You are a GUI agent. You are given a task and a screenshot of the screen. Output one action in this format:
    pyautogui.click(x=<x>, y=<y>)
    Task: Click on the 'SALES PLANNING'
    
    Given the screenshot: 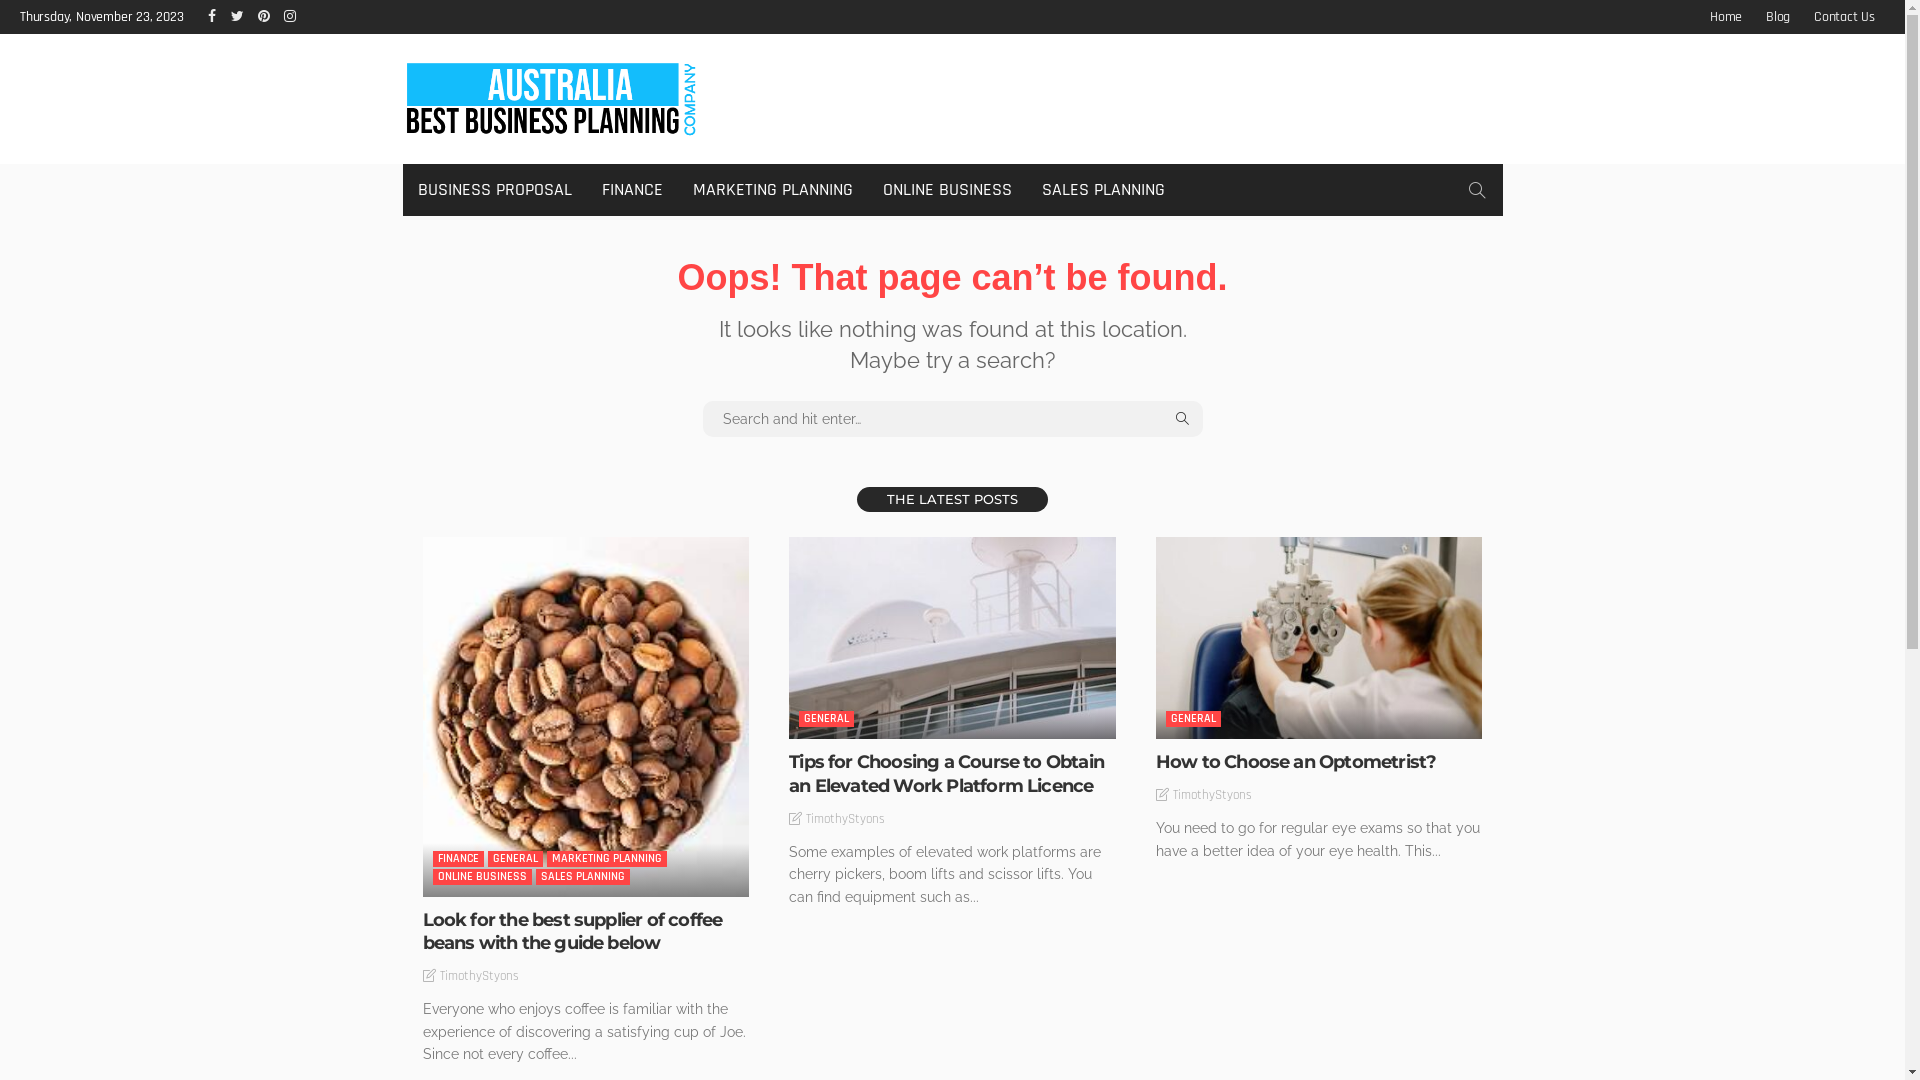 What is the action you would take?
    pyautogui.click(x=581, y=875)
    